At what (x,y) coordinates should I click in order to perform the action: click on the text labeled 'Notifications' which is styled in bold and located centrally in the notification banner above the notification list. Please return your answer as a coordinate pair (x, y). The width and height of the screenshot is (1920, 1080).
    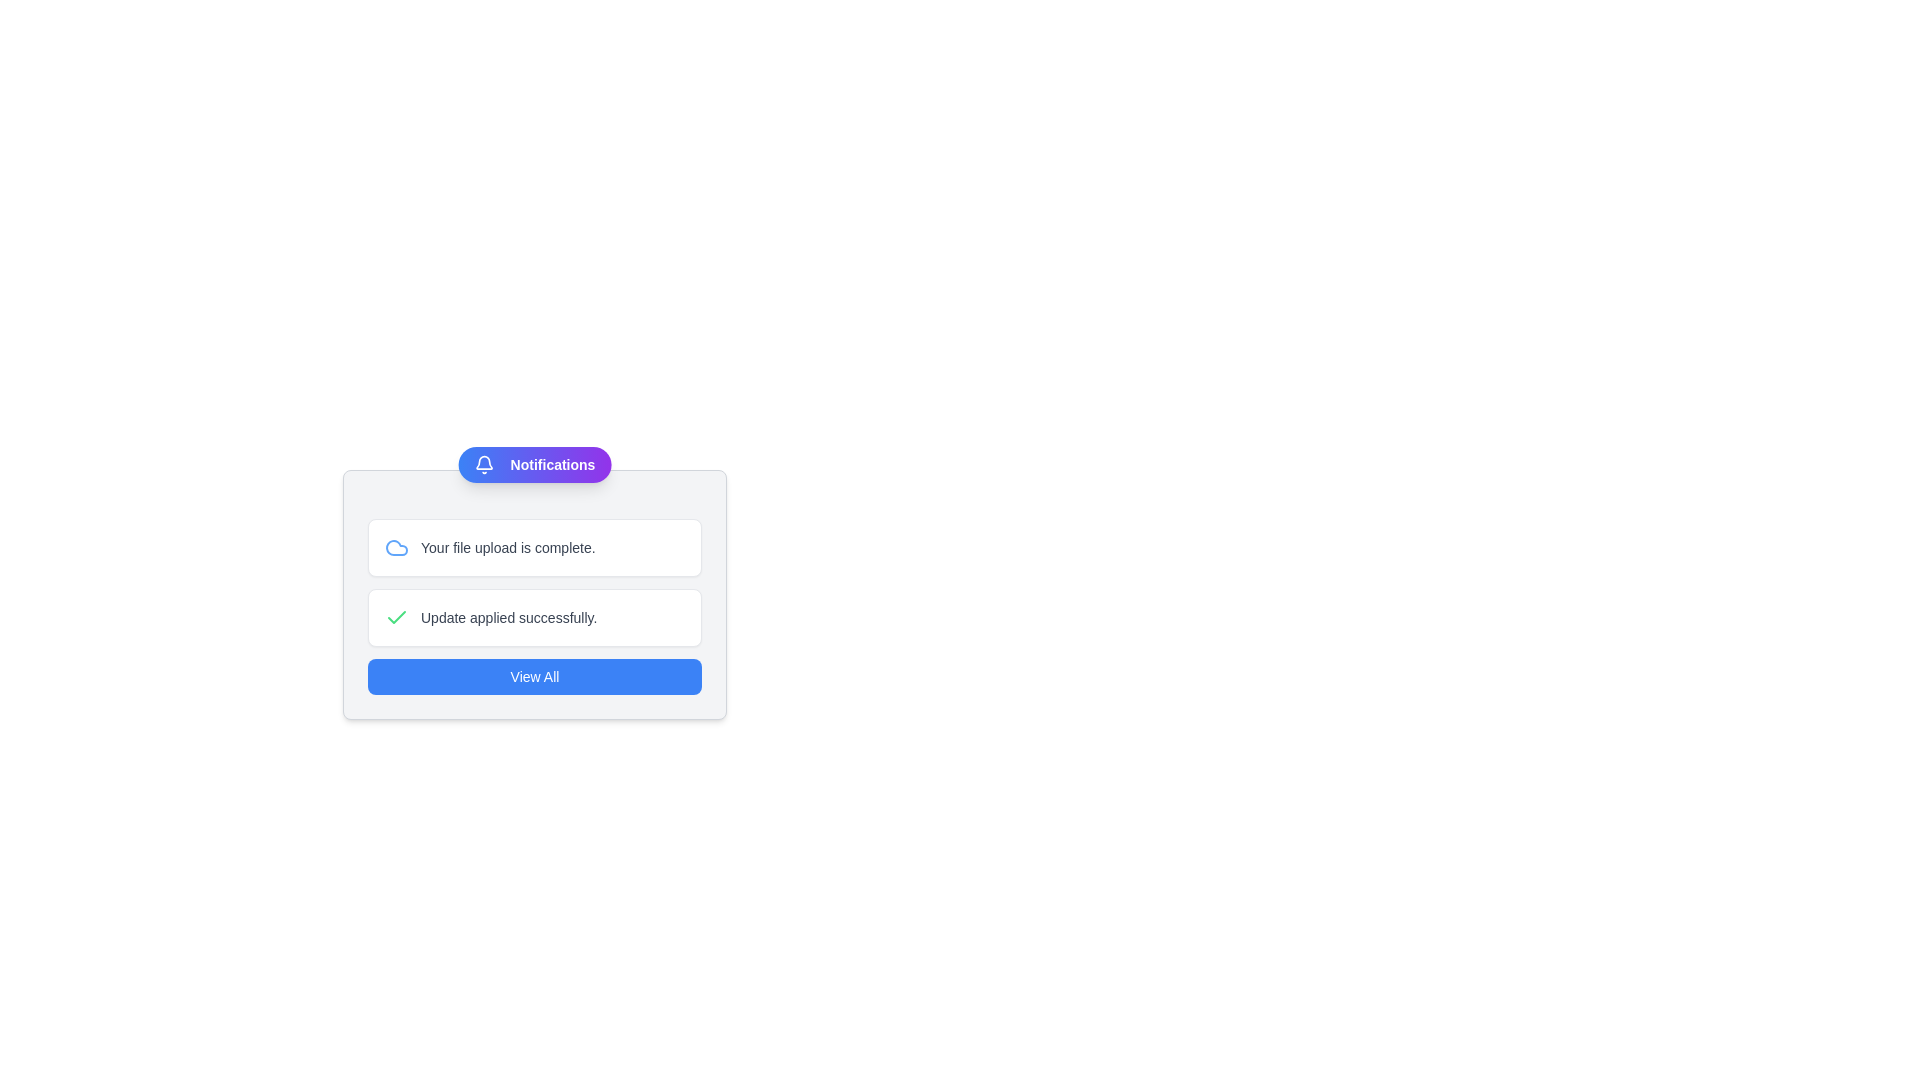
    Looking at the image, I should click on (552, 465).